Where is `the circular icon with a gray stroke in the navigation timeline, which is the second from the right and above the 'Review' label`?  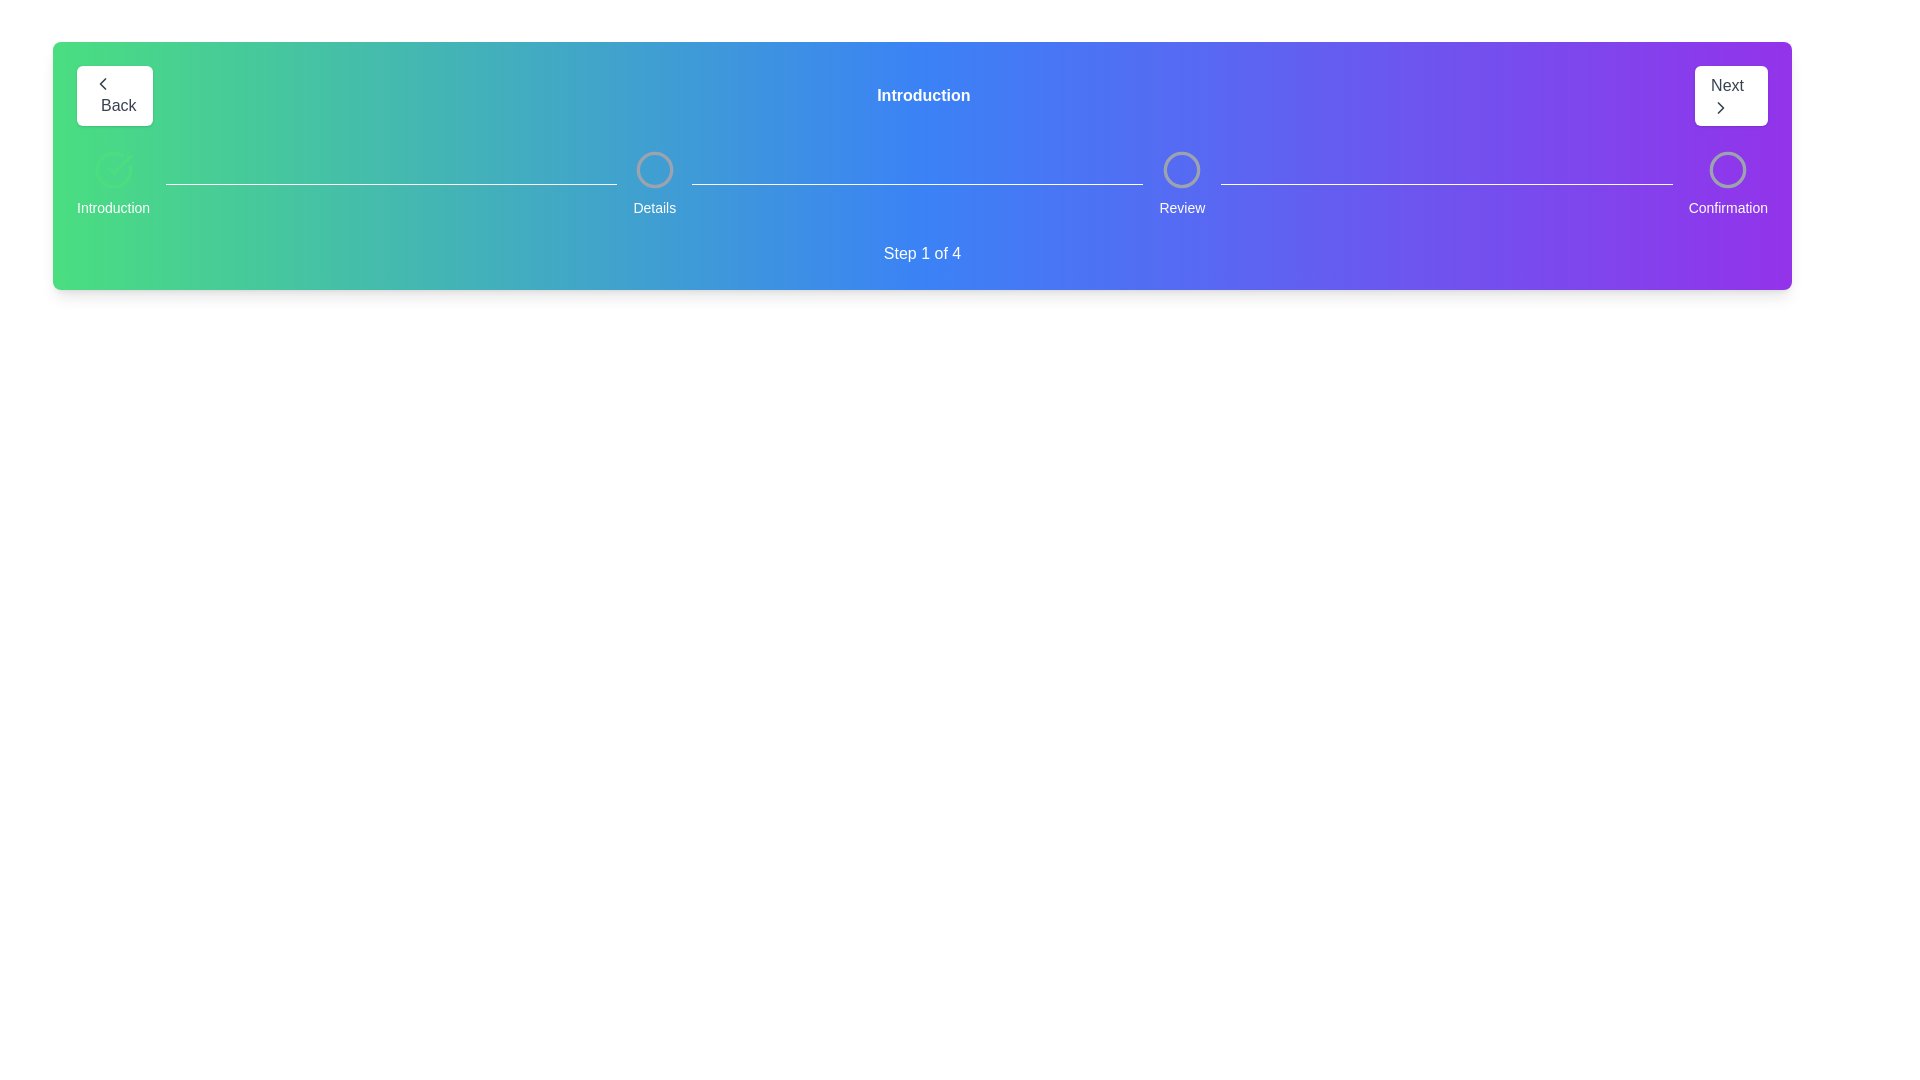 the circular icon with a gray stroke in the navigation timeline, which is the second from the right and above the 'Review' label is located at coordinates (1182, 168).